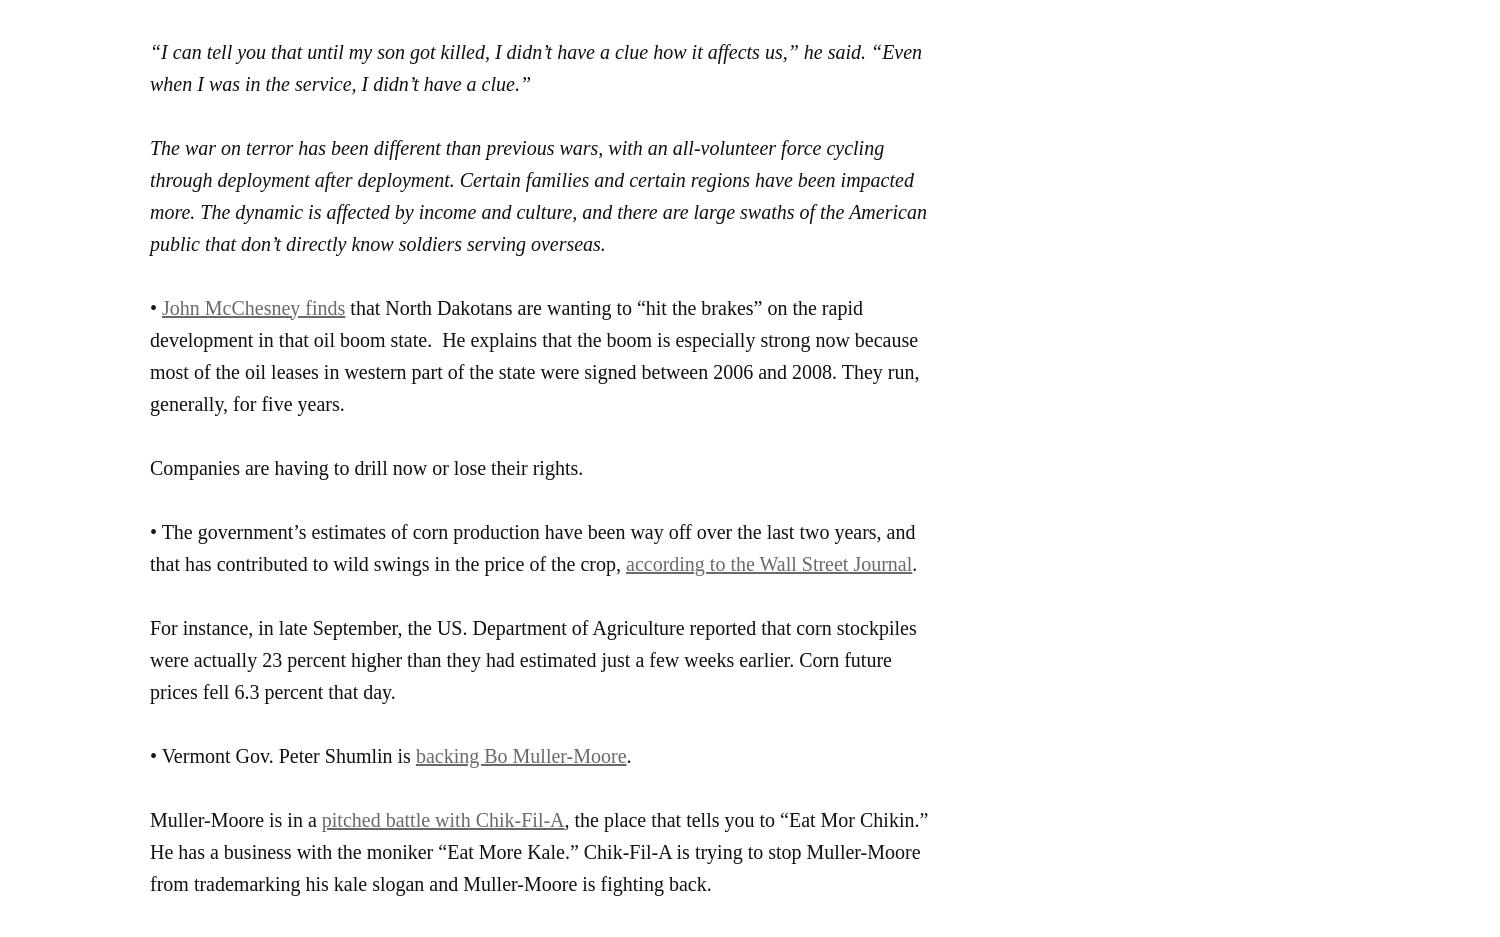  Describe the element at coordinates (150, 818) in the screenshot. I see `'Muller-Moore is in a'` at that location.